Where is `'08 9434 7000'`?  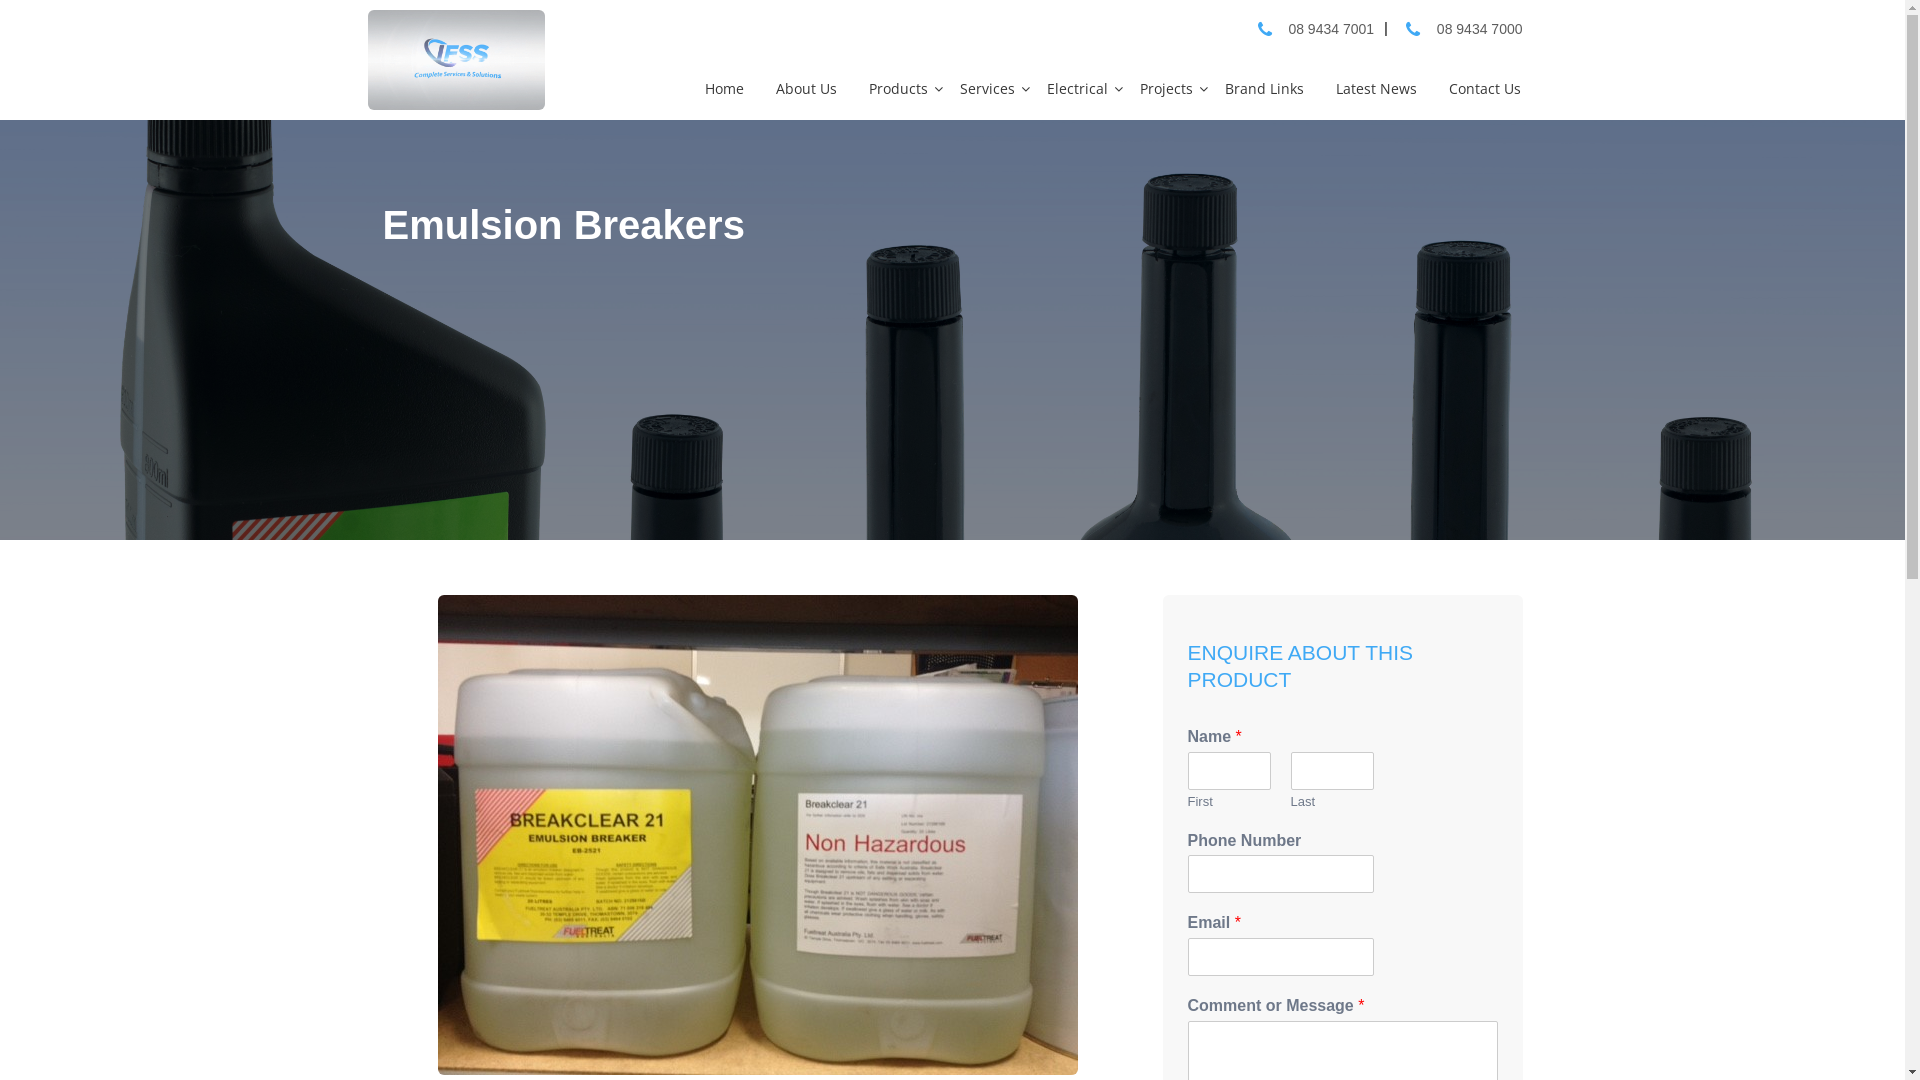 '08 9434 7000' is located at coordinates (1435, 29).